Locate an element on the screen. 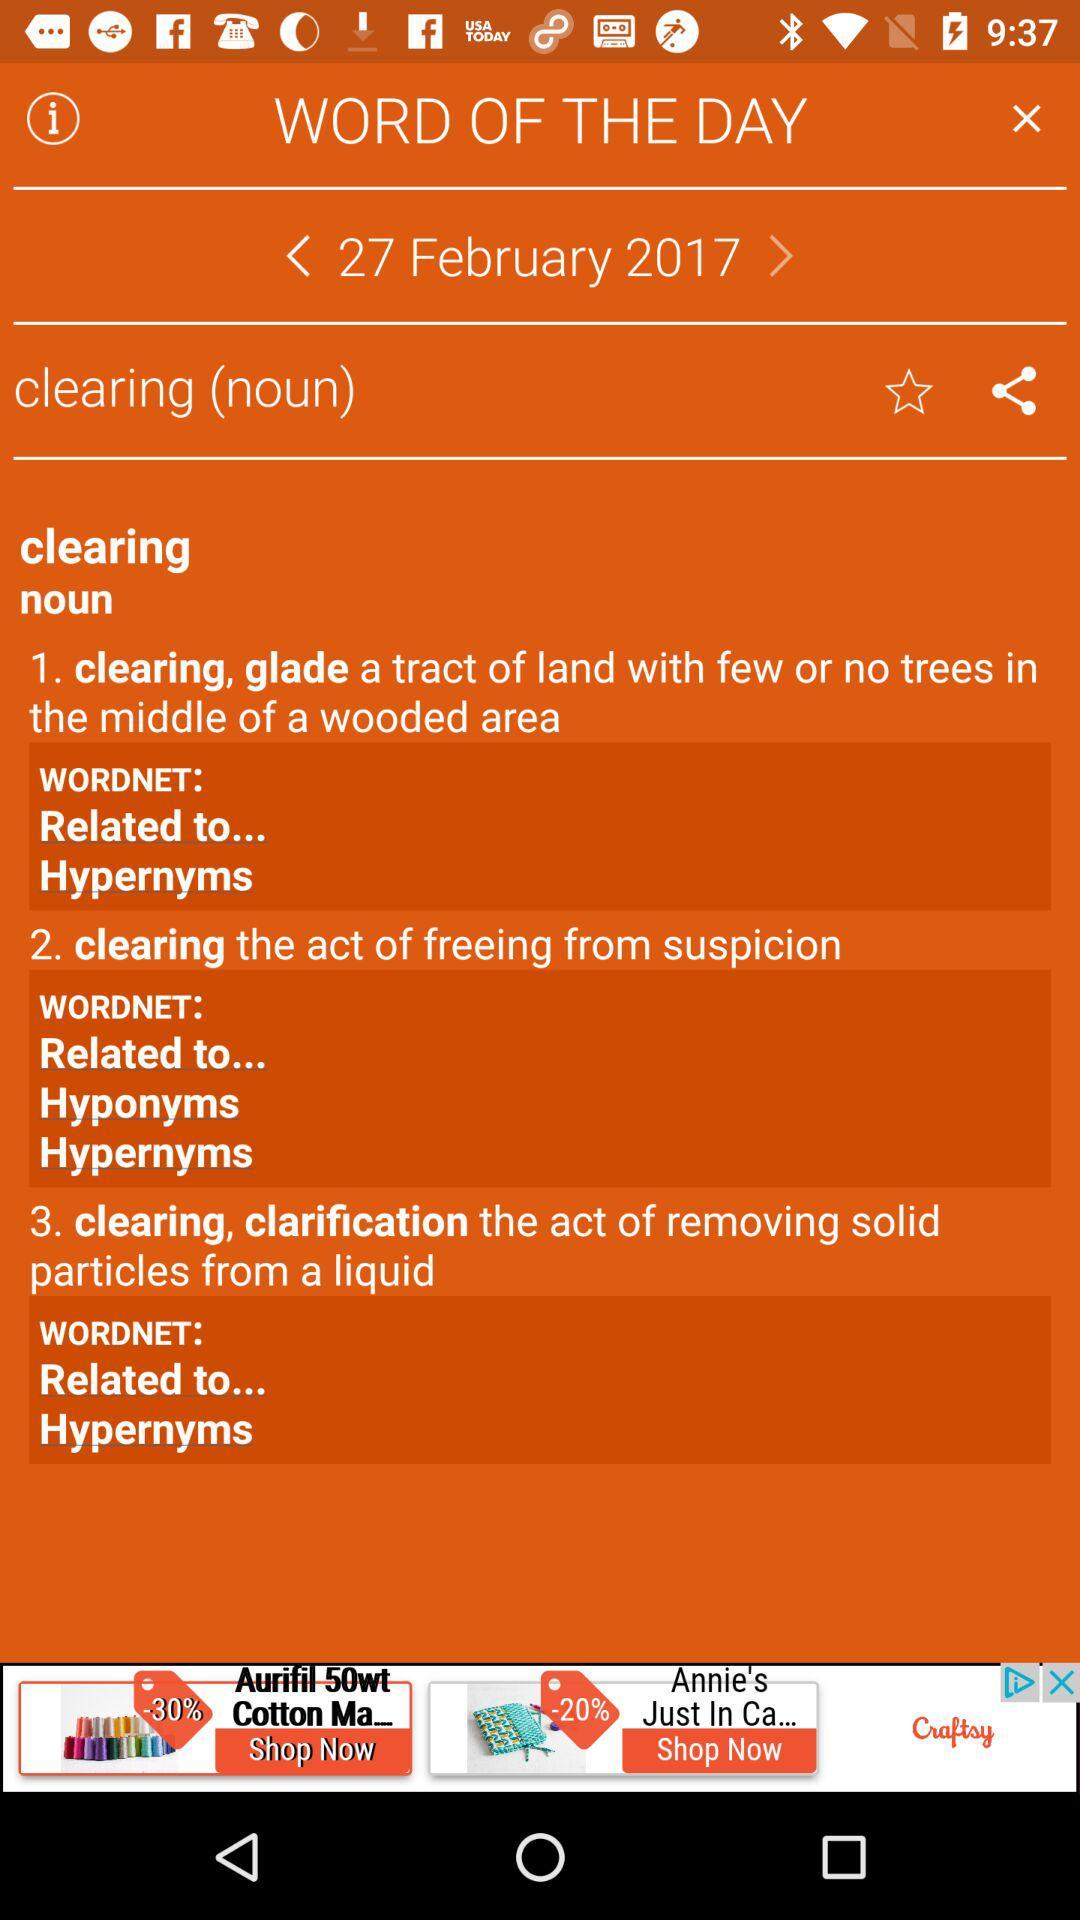 Image resolution: width=1080 pixels, height=1920 pixels. the page is located at coordinates (1026, 117).